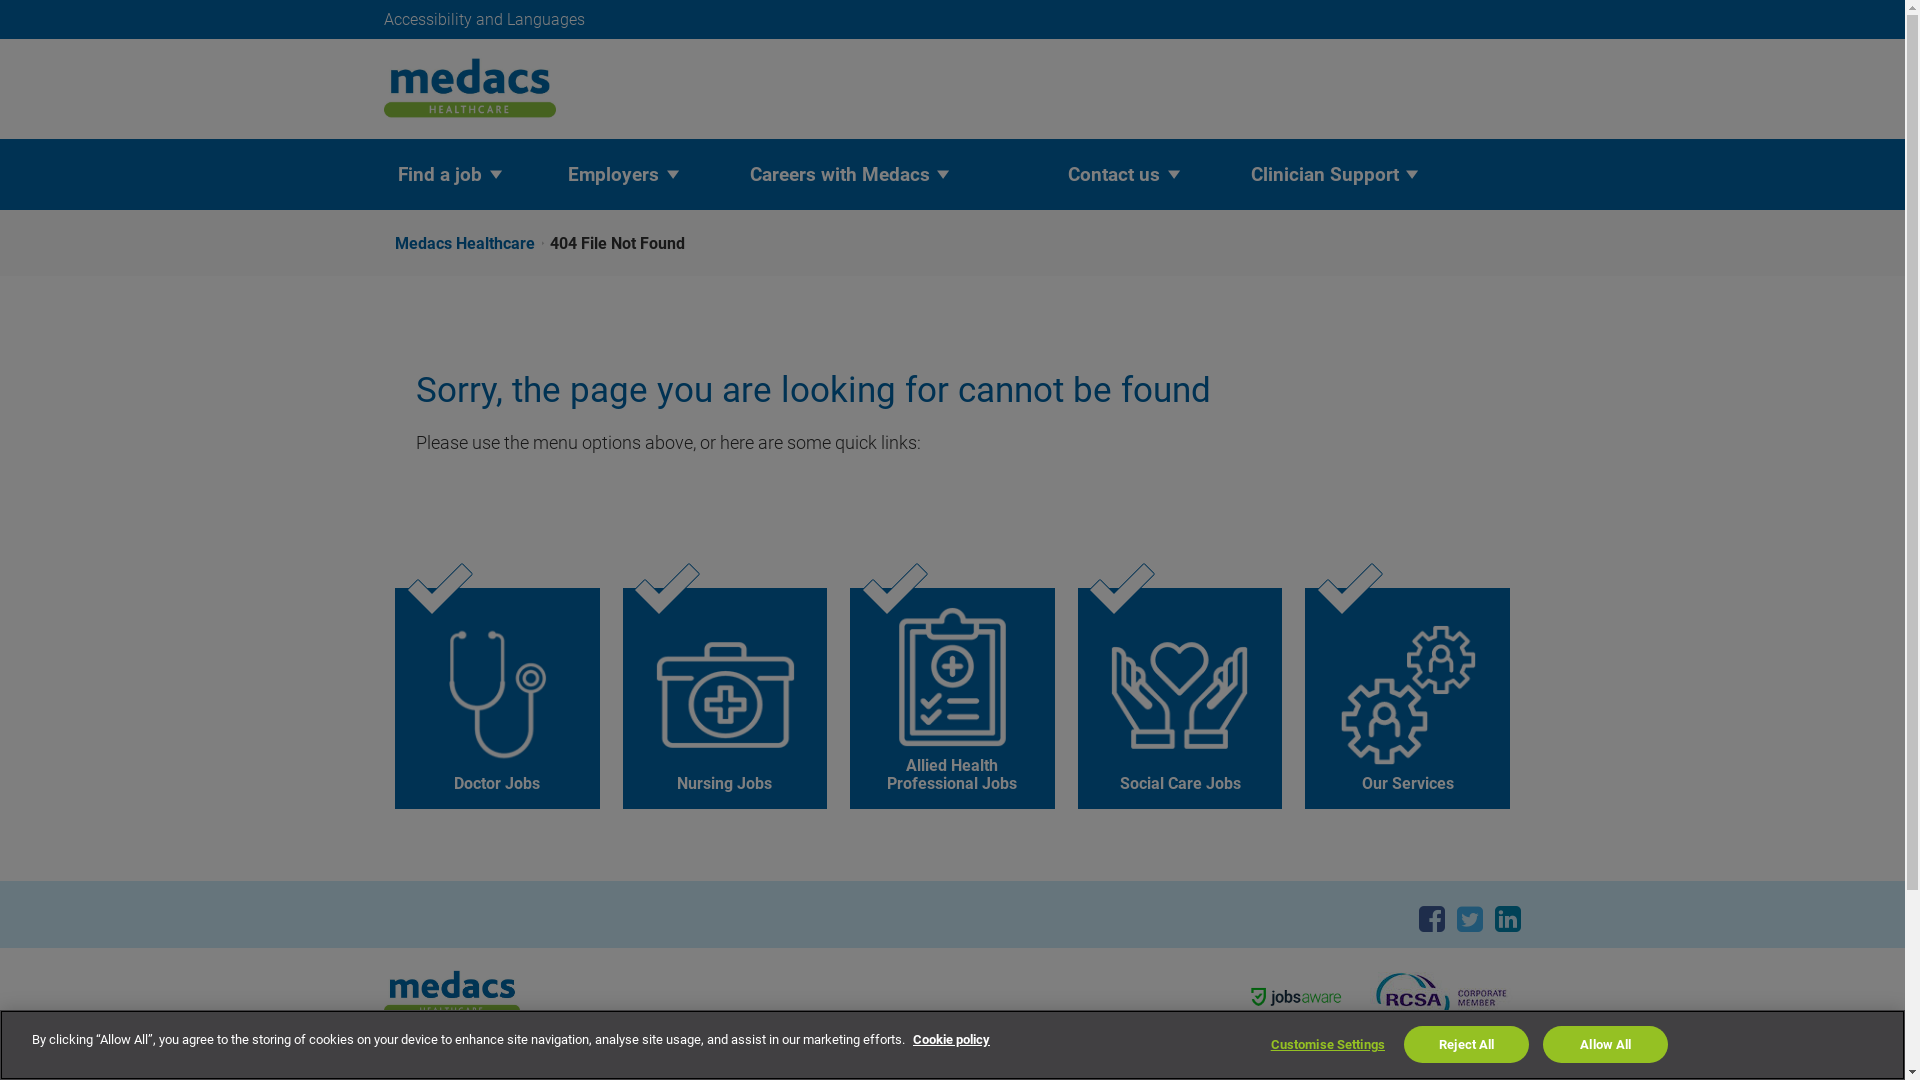 The width and height of the screenshot is (1920, 1080). What do you see at coordinates (1180, 697) in the screenshot?
I see `'Social Care Jobs'` at bounding box center [1180, 697].